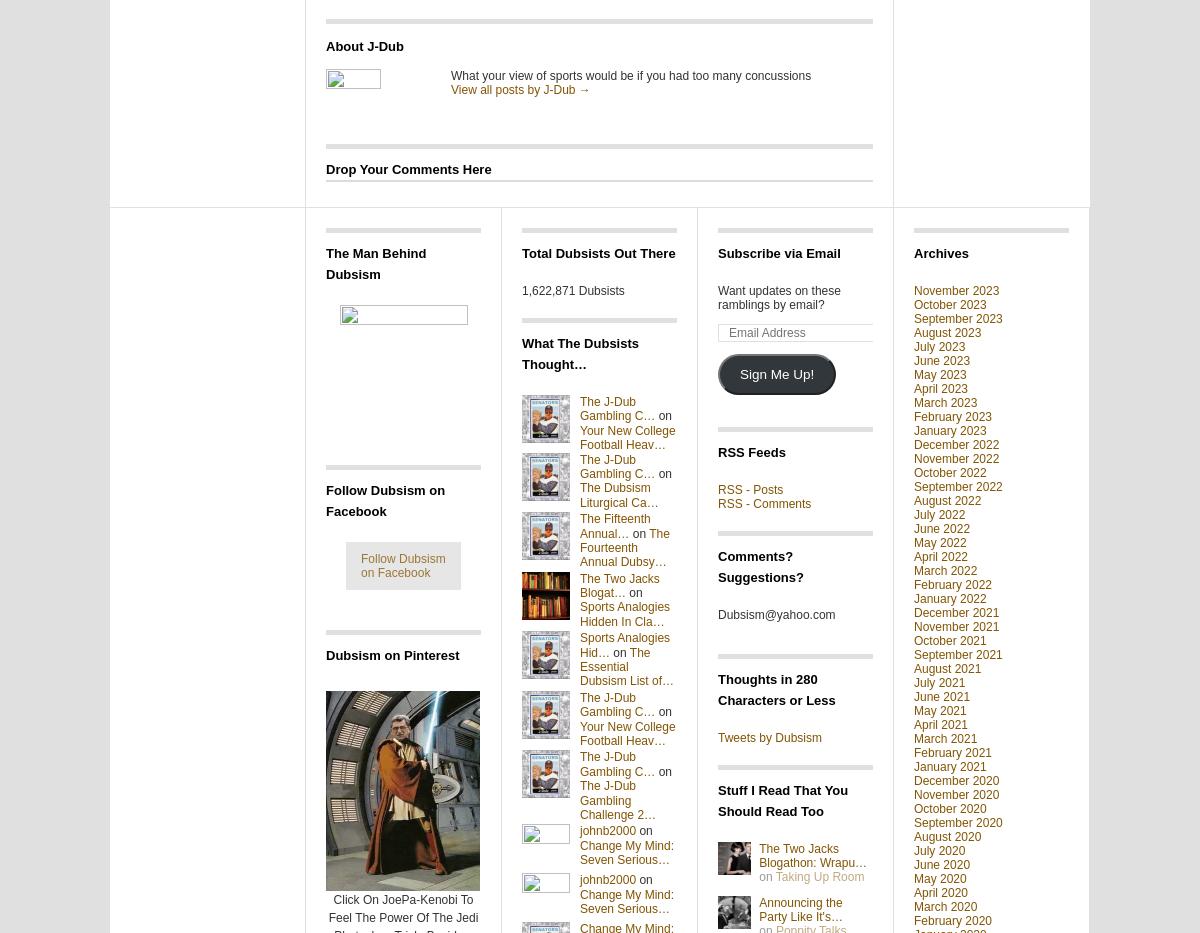  What do you see at coordinates (769, 737) in the screenshot?
I see `'Tweets by Dubsism'` at bounding box center [769, 737].